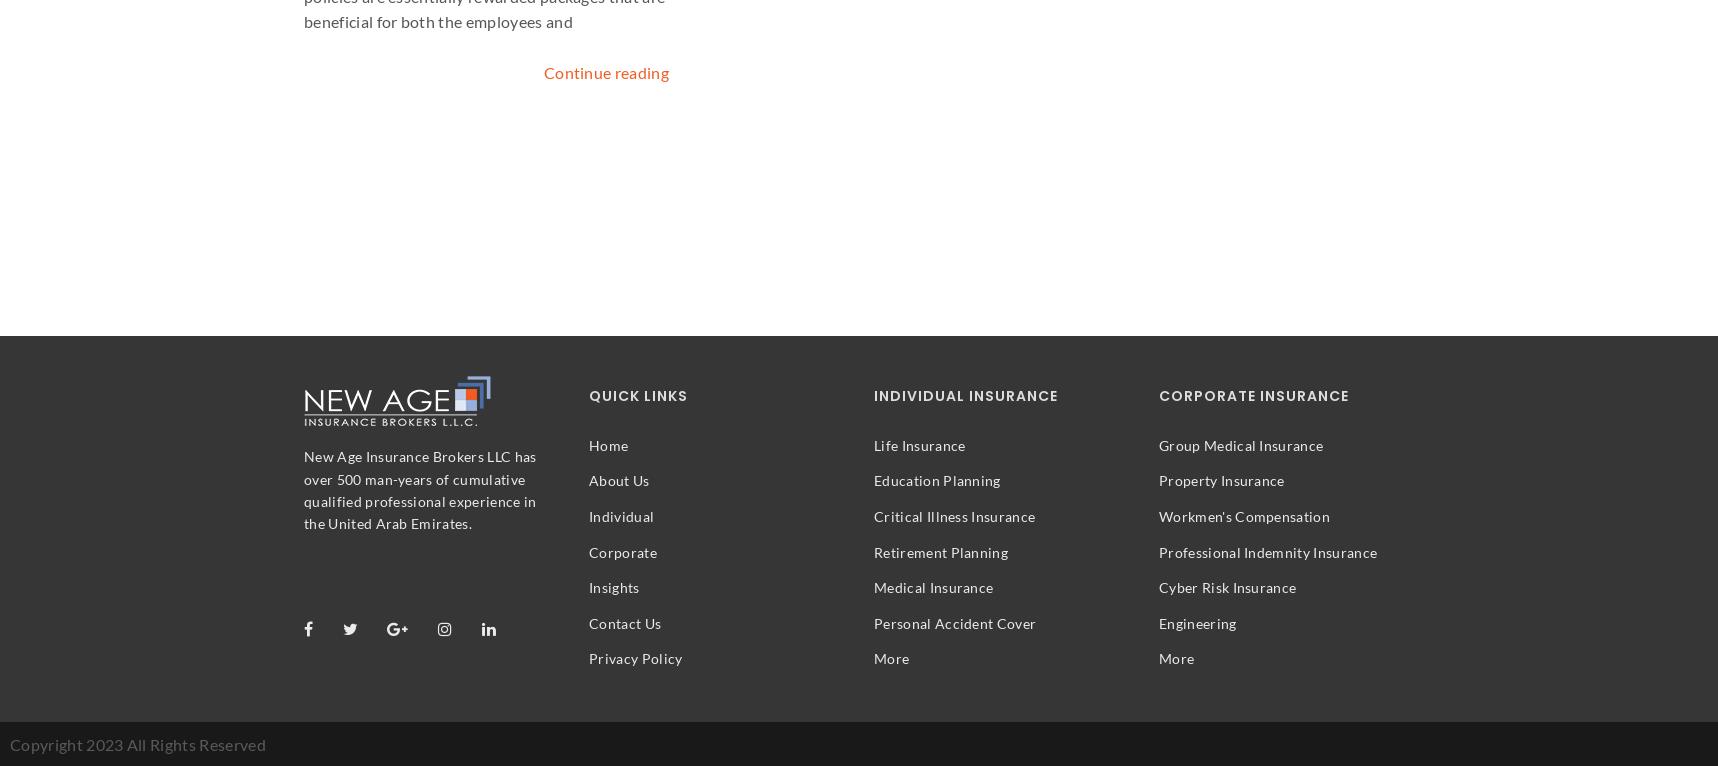 The height and width of the screenshot is (766, 1718). Describe the element at coordinates (932, 587) in the screenshot. I see `'Medical Insurance'` at that location.